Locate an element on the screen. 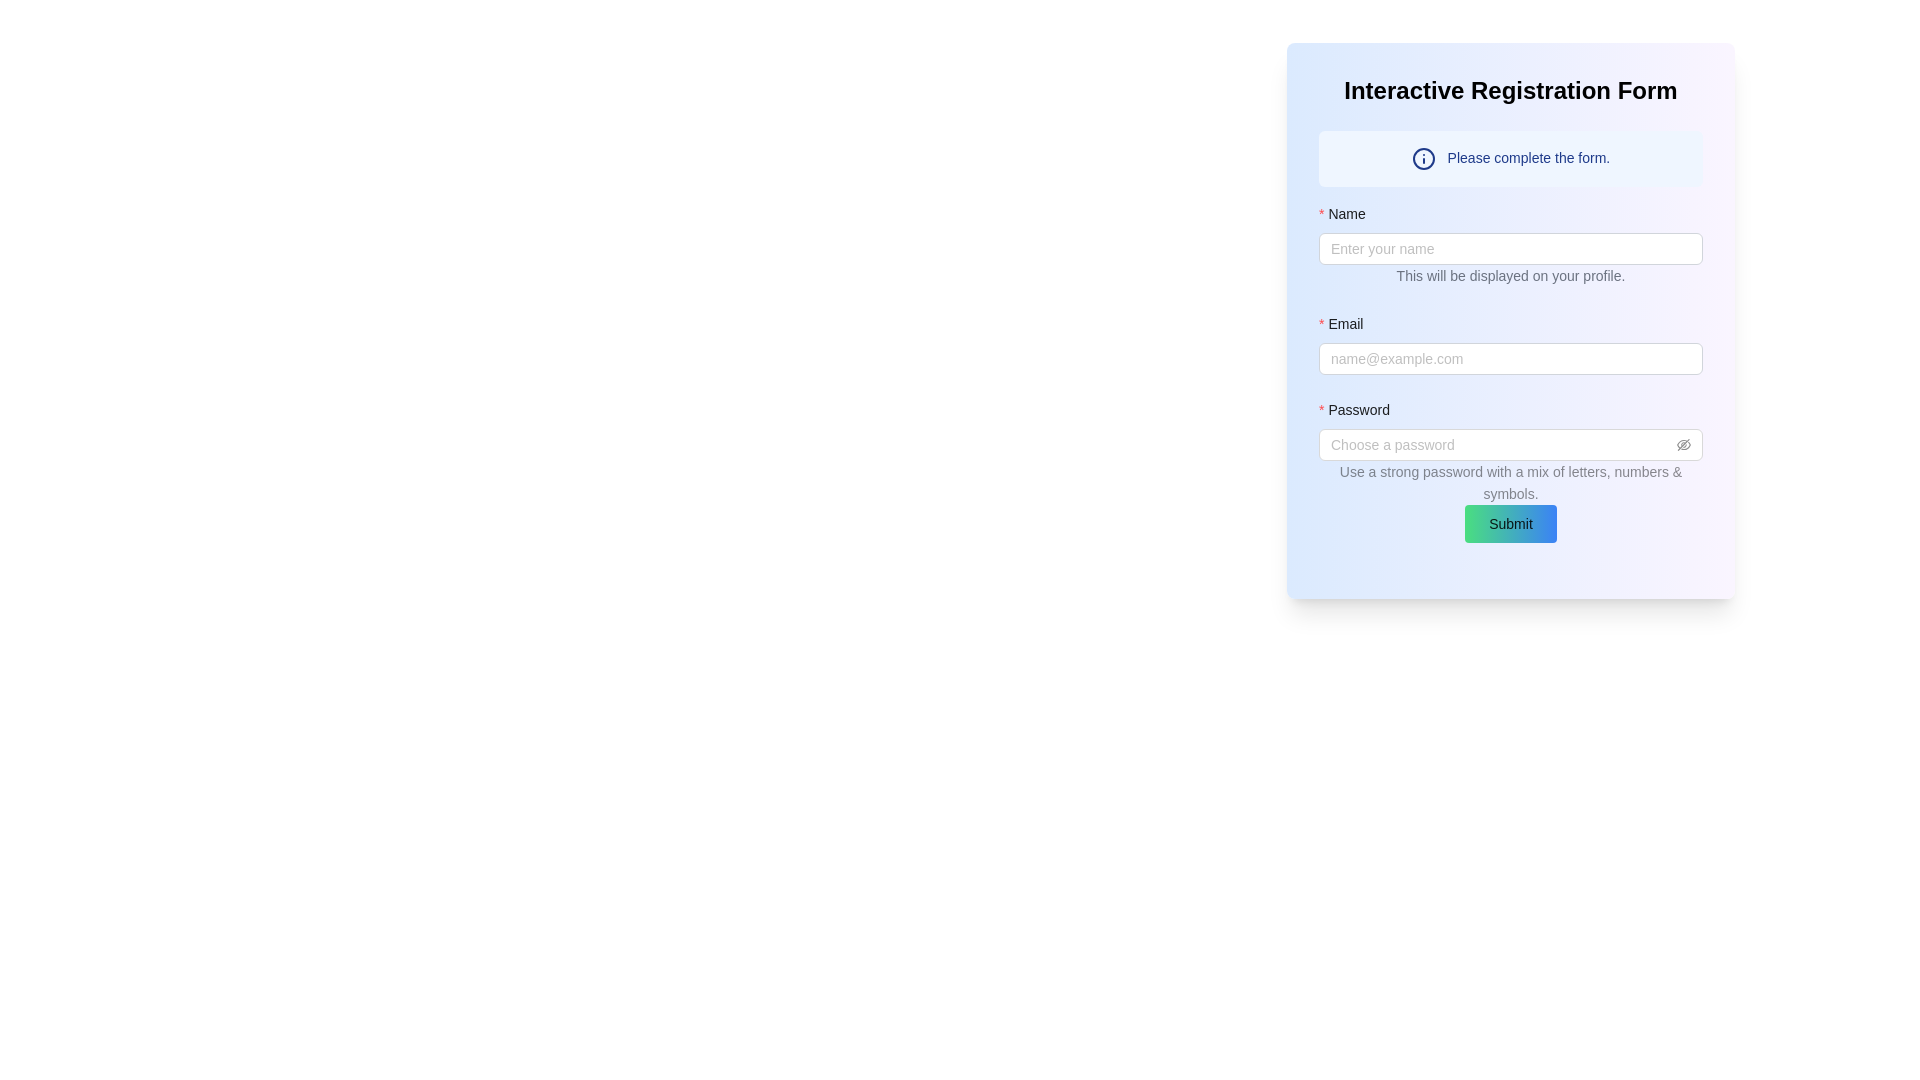  the text label that provides guidance on the password format, located directly below the 'Password' input field in the 'Interactive Registration Form' is located at coordinates (1511, 466).